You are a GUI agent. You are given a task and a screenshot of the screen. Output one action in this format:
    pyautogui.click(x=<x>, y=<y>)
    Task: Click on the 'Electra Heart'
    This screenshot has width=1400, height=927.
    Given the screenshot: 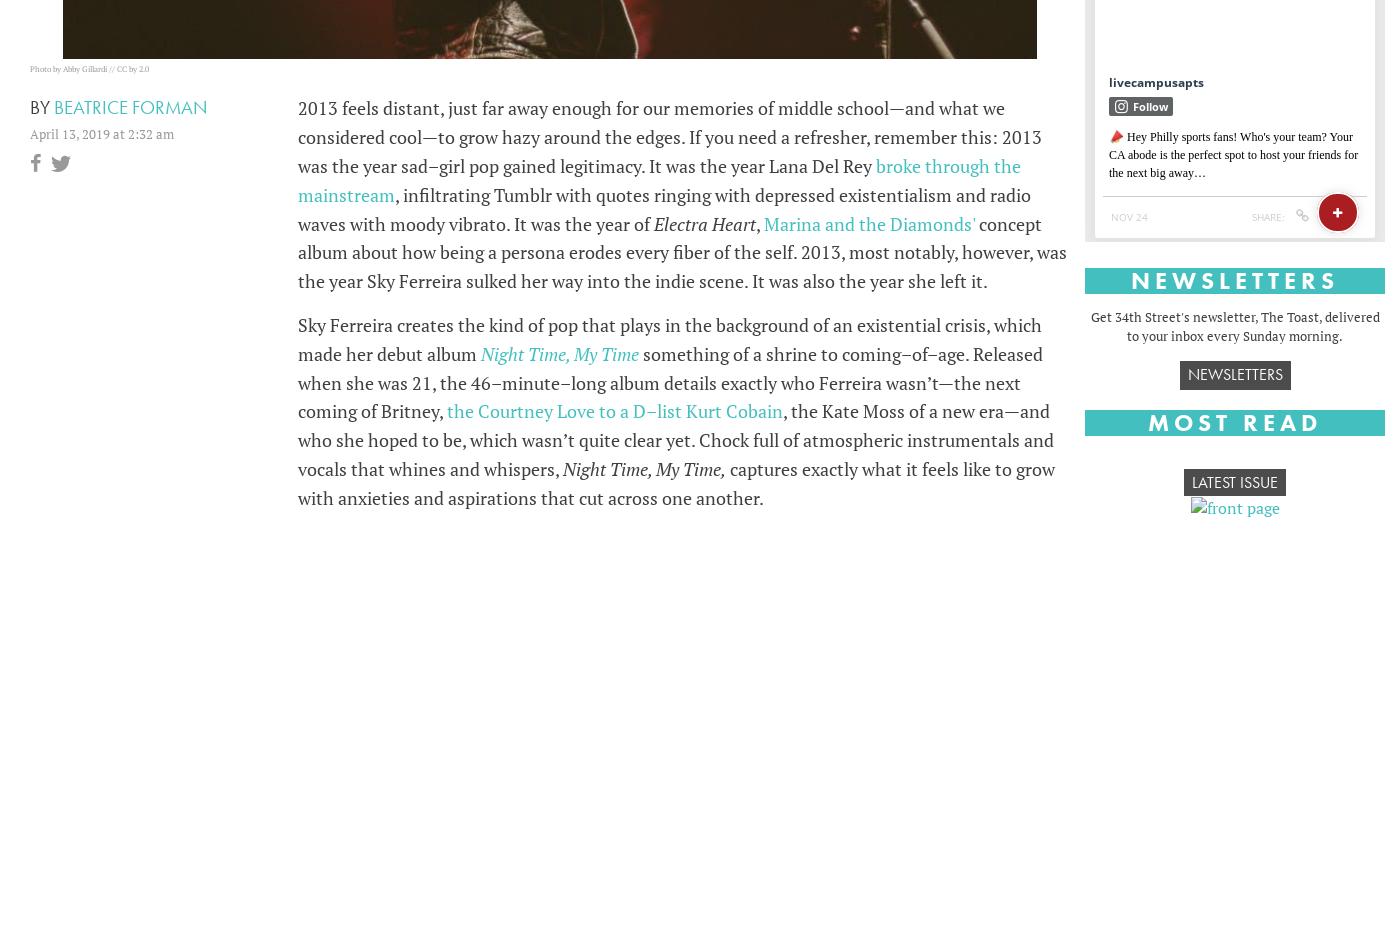 What is the action you would take?
    pyautogui.click(x=704, y=223)
    